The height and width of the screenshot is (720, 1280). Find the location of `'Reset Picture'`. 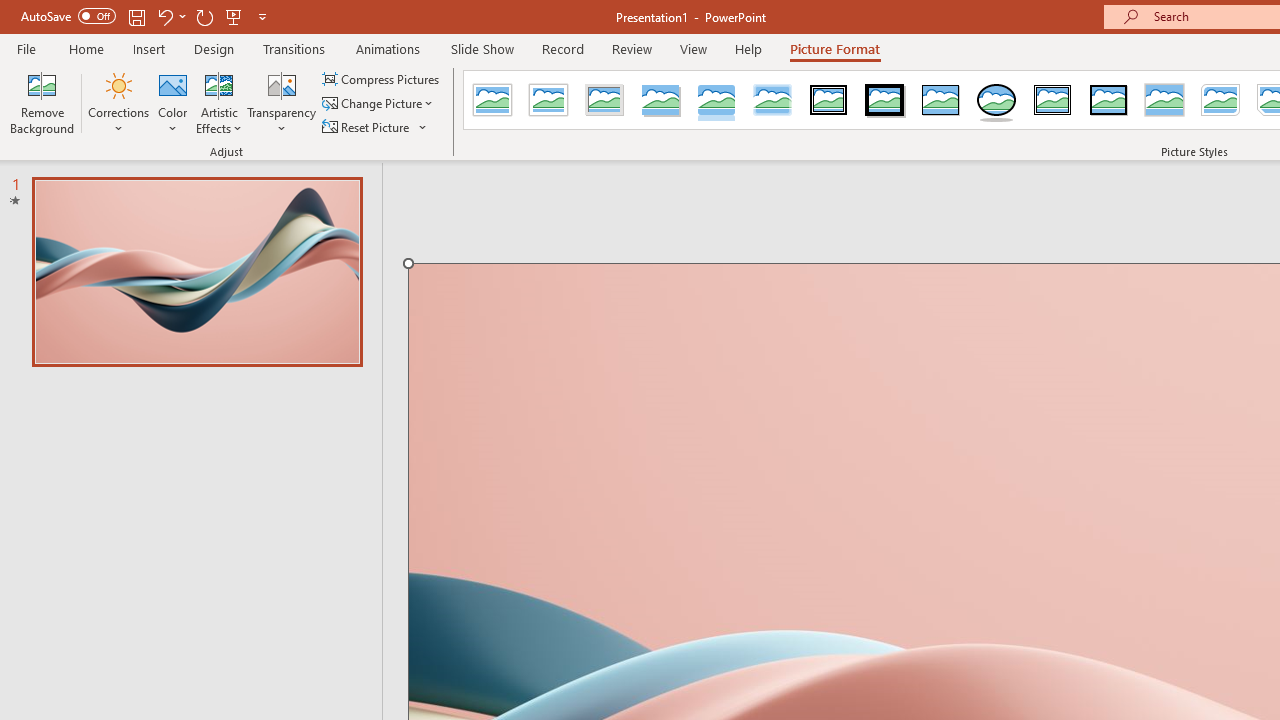

'Reset Picture' is located at coordinates (367, 127).